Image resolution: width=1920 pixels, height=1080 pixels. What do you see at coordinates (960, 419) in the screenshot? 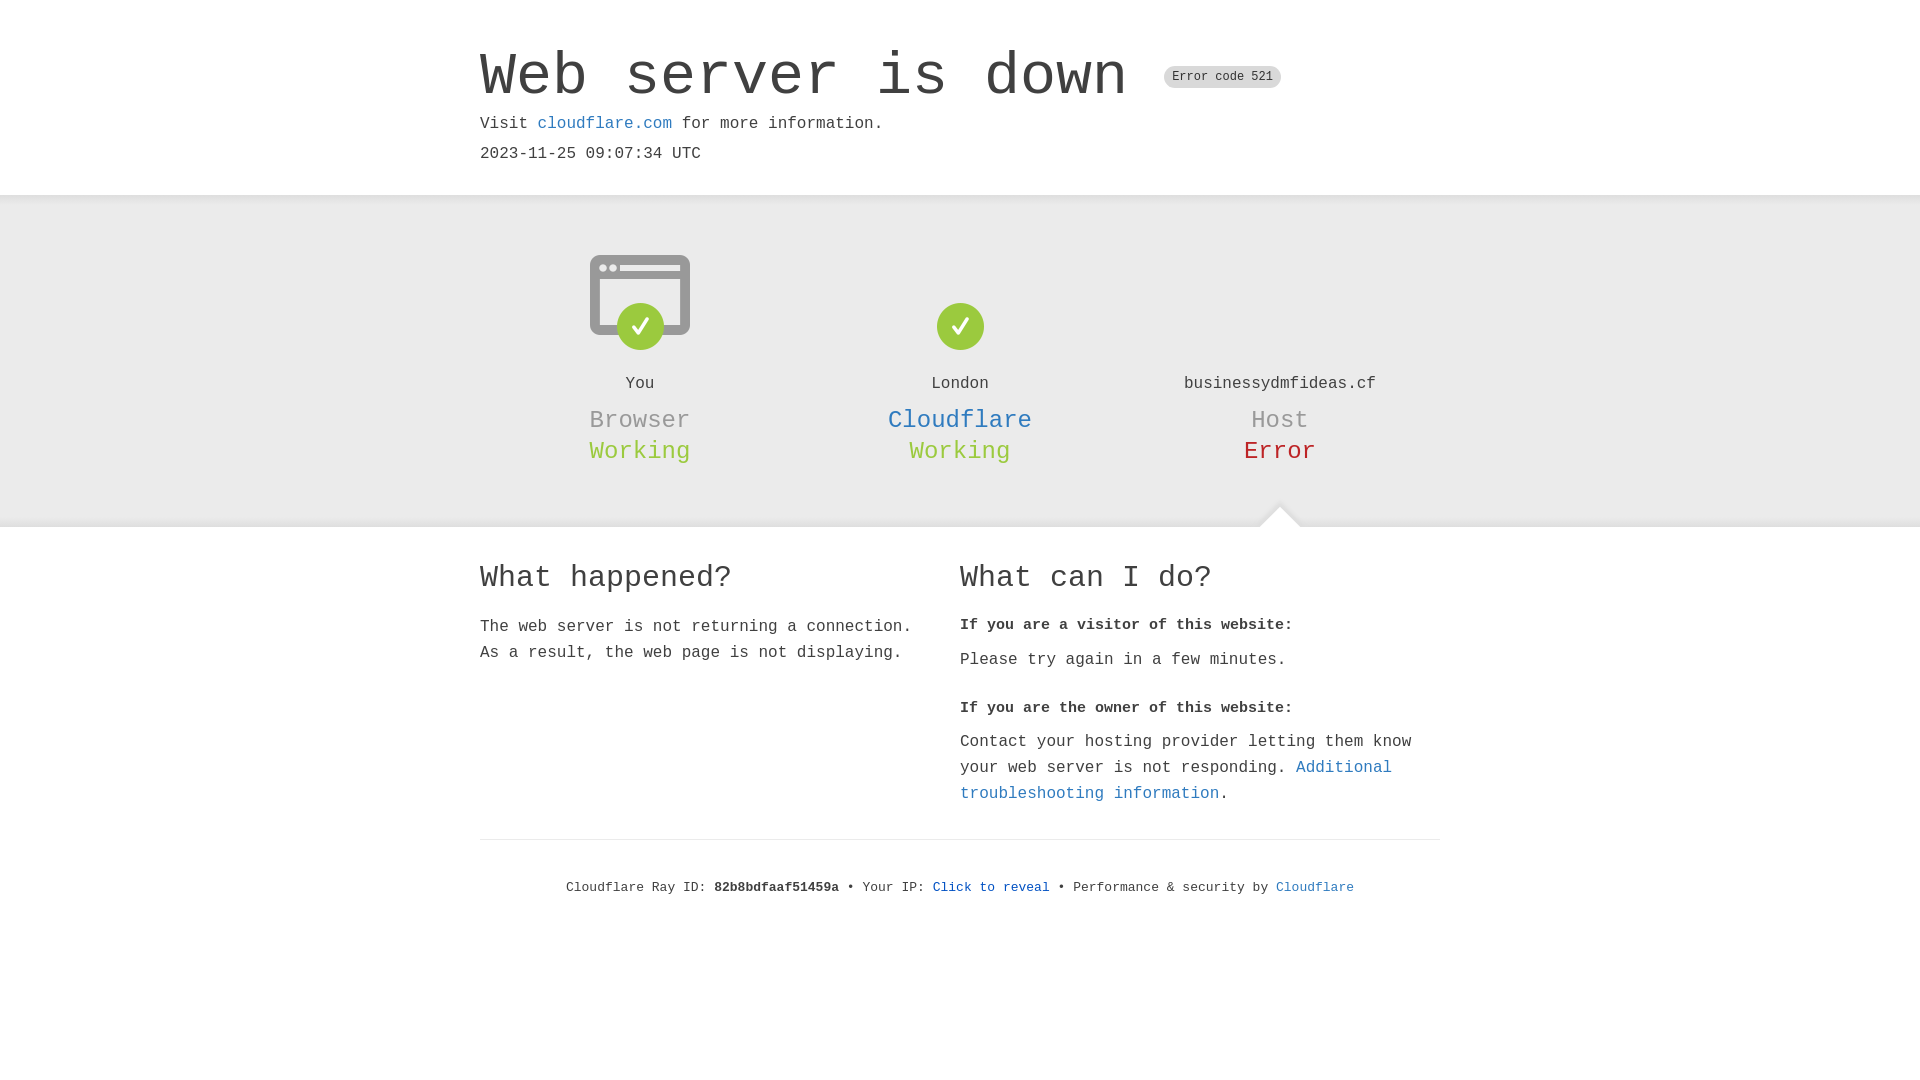
I see `'Cloudflare'` at bounding box center [960, 419].